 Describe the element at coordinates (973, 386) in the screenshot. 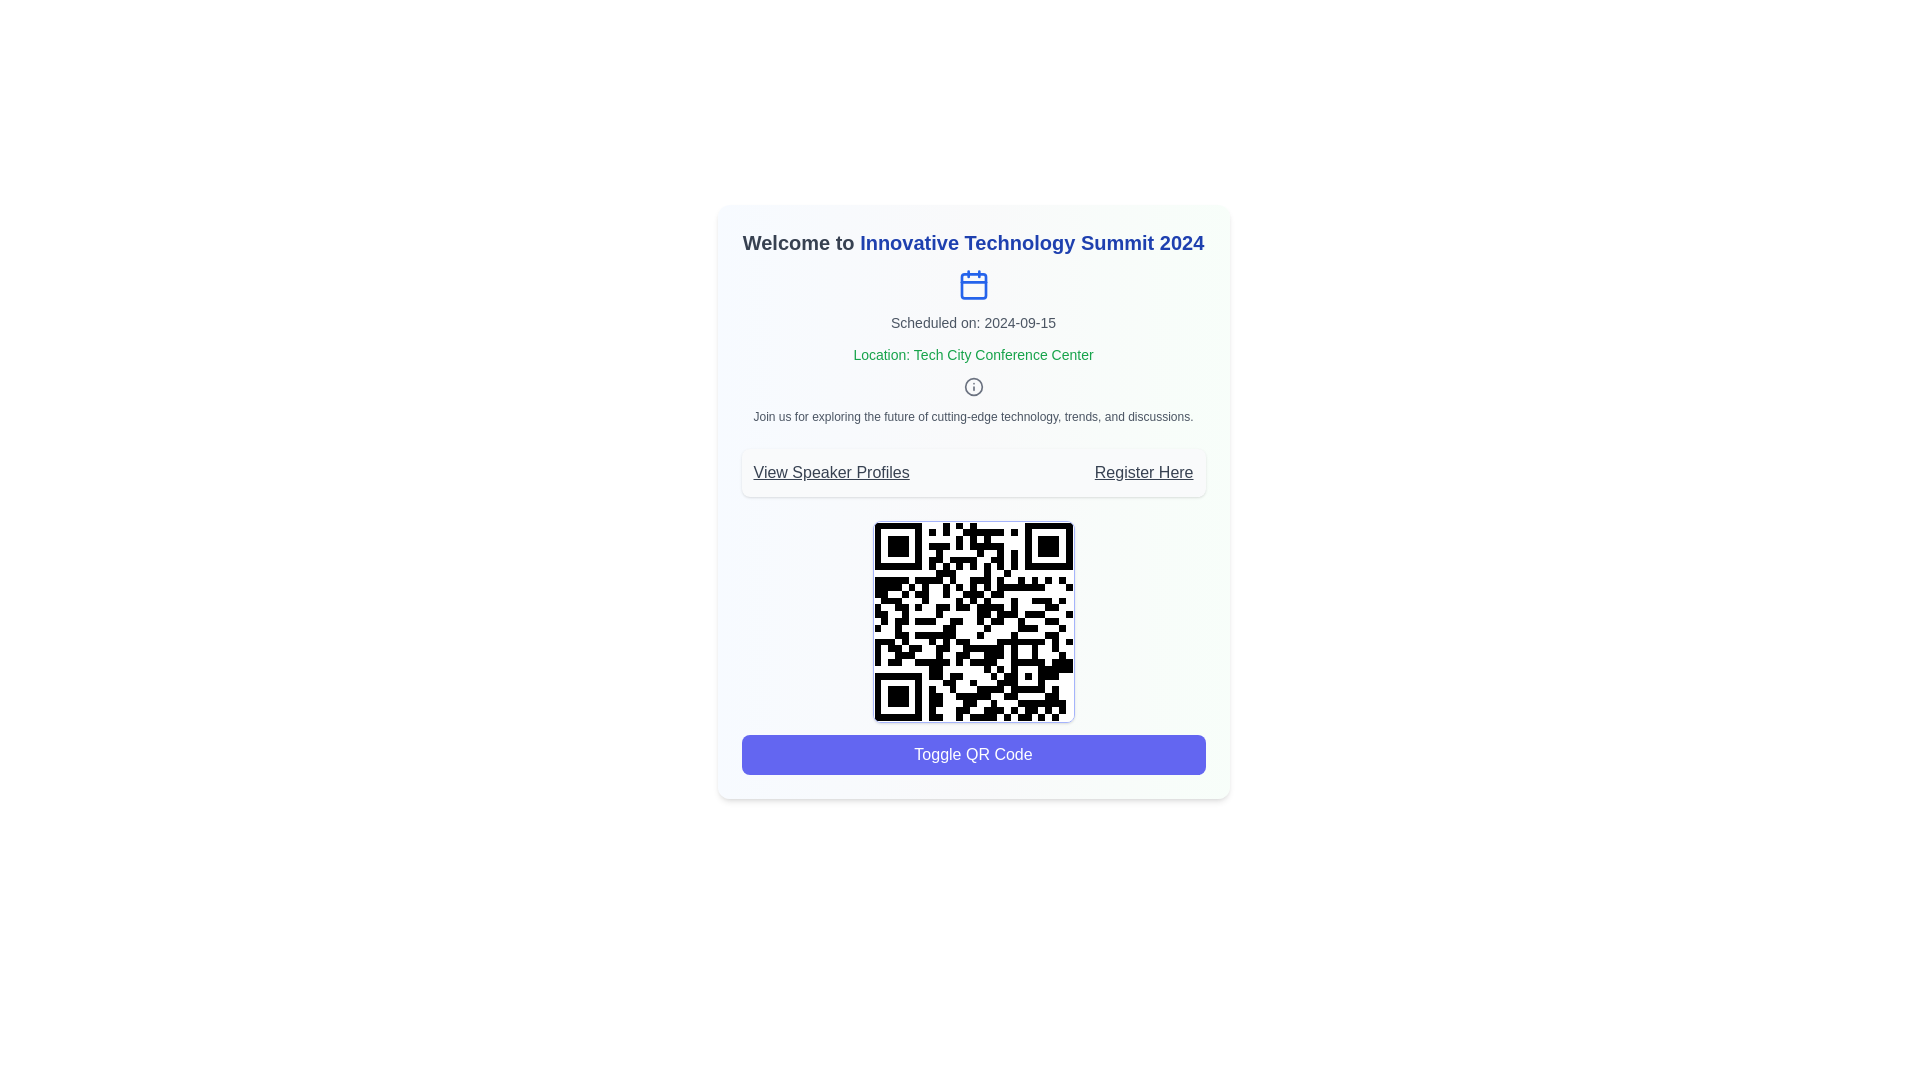

I see `on the informational icon located below the 'Tech City Conference Center' line` at that location.